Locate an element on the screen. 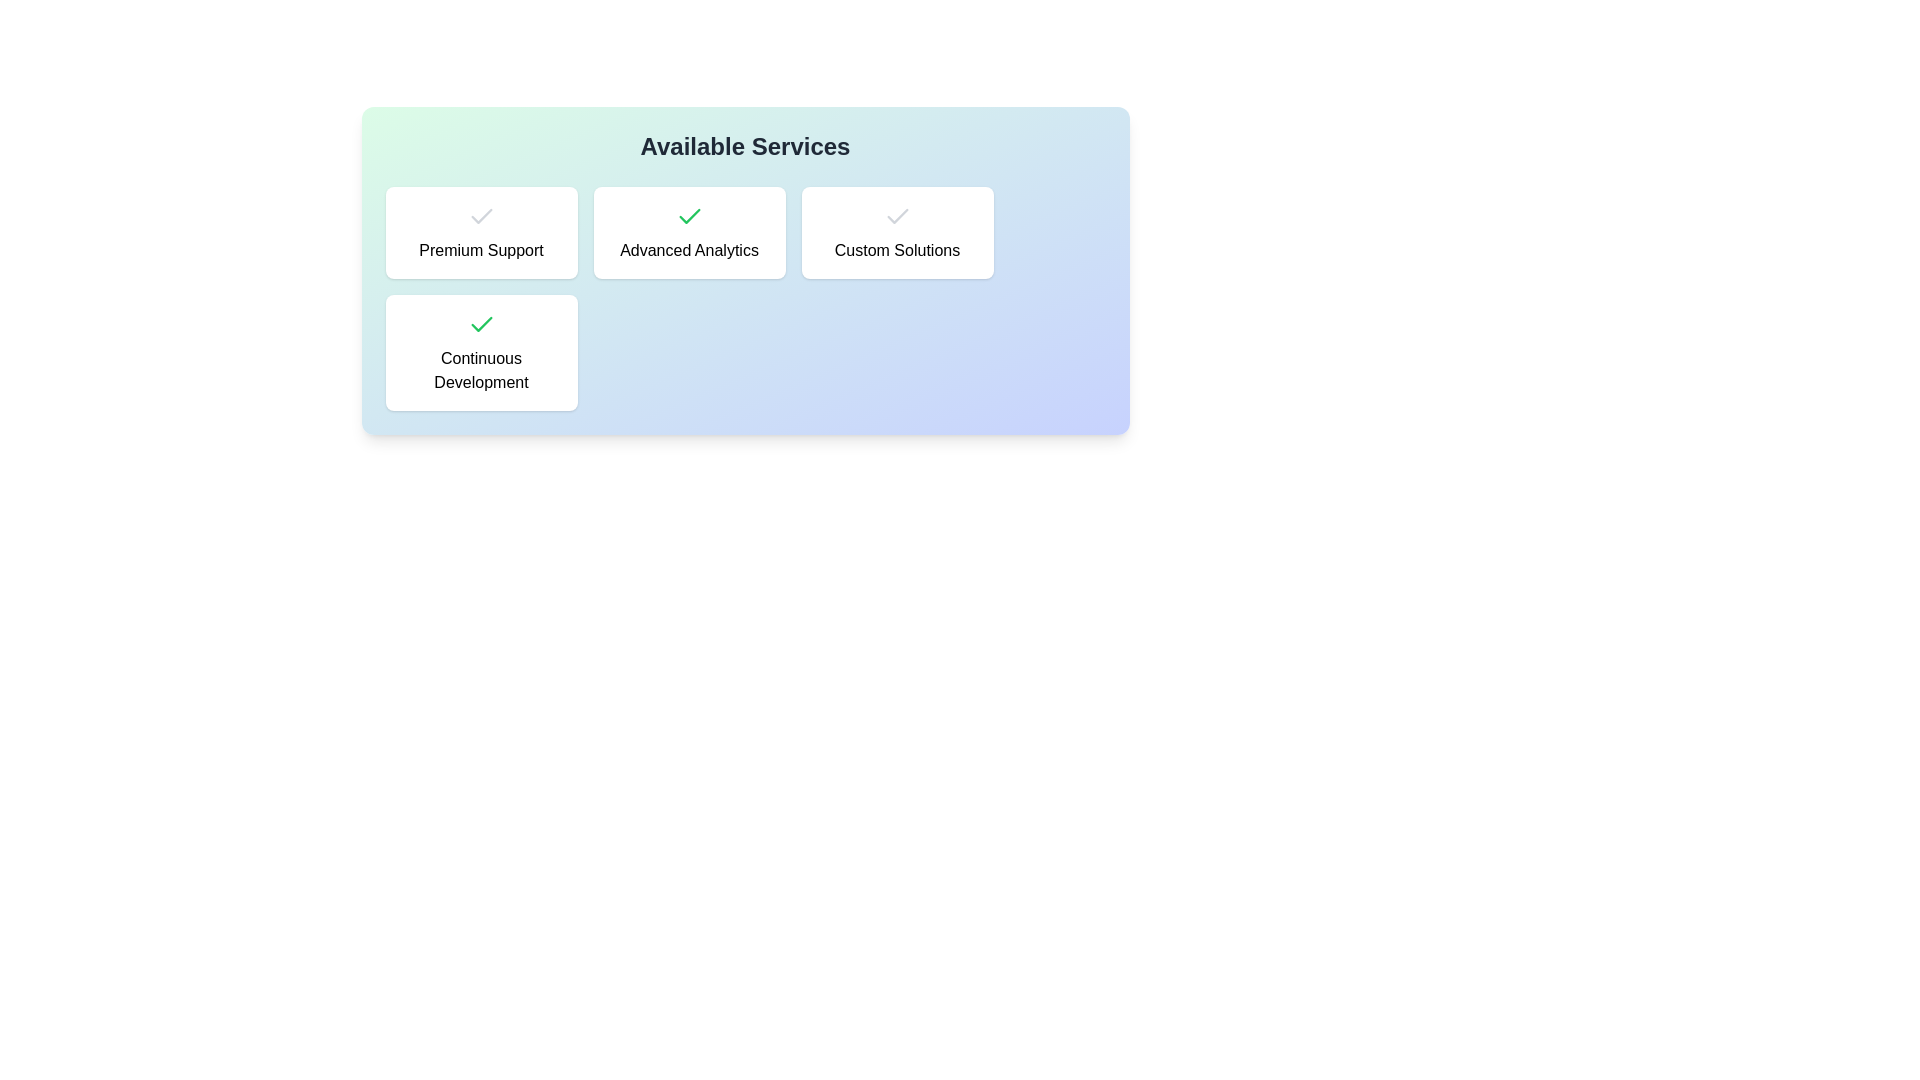 Image resolution: width=1920 pixels, height=1080 pixels. the 'Custom Solutions' service option card located in the rightmost column of the top row within a four-item grid is located at coordinates (896, 231).